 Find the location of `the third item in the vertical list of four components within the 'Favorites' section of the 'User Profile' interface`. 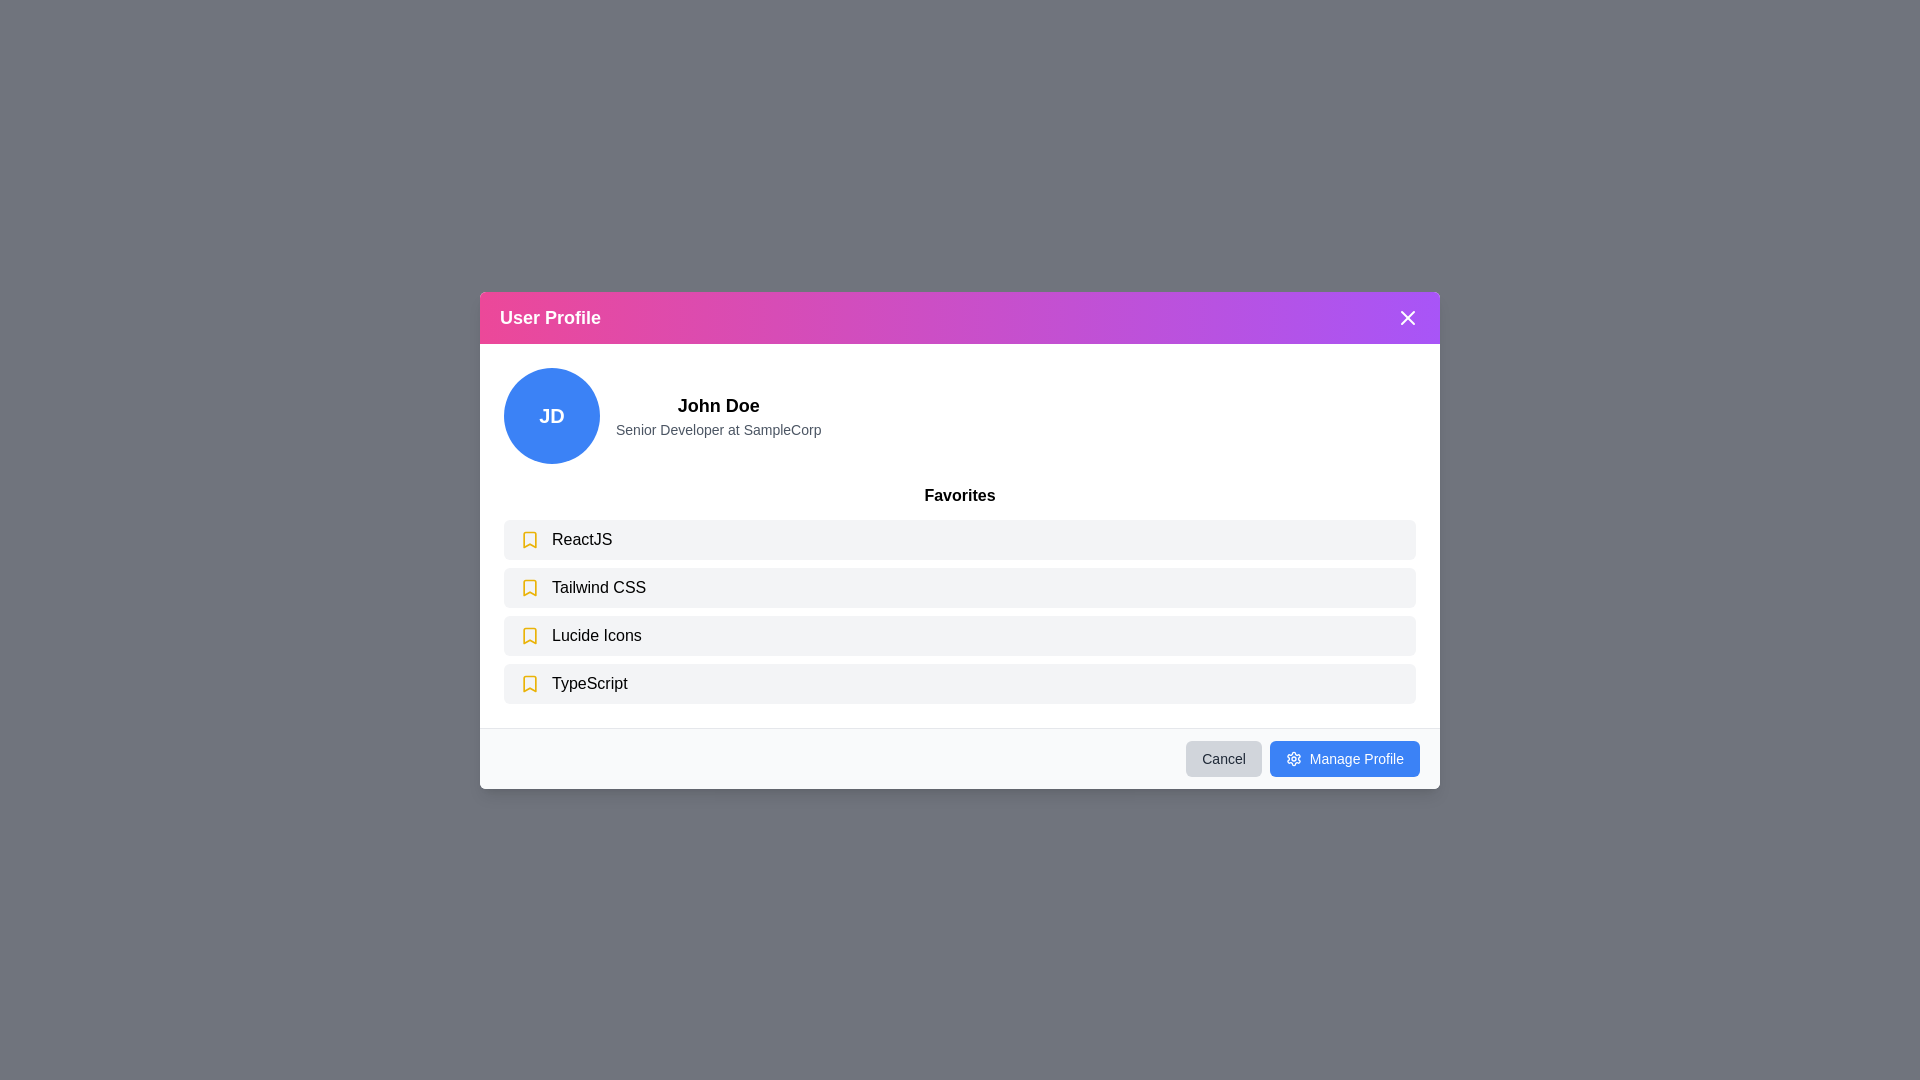

the third item in the vertical list of four components within the 'Favorites' section of the 'User Profile' interface is located at coordinates (960, 635).